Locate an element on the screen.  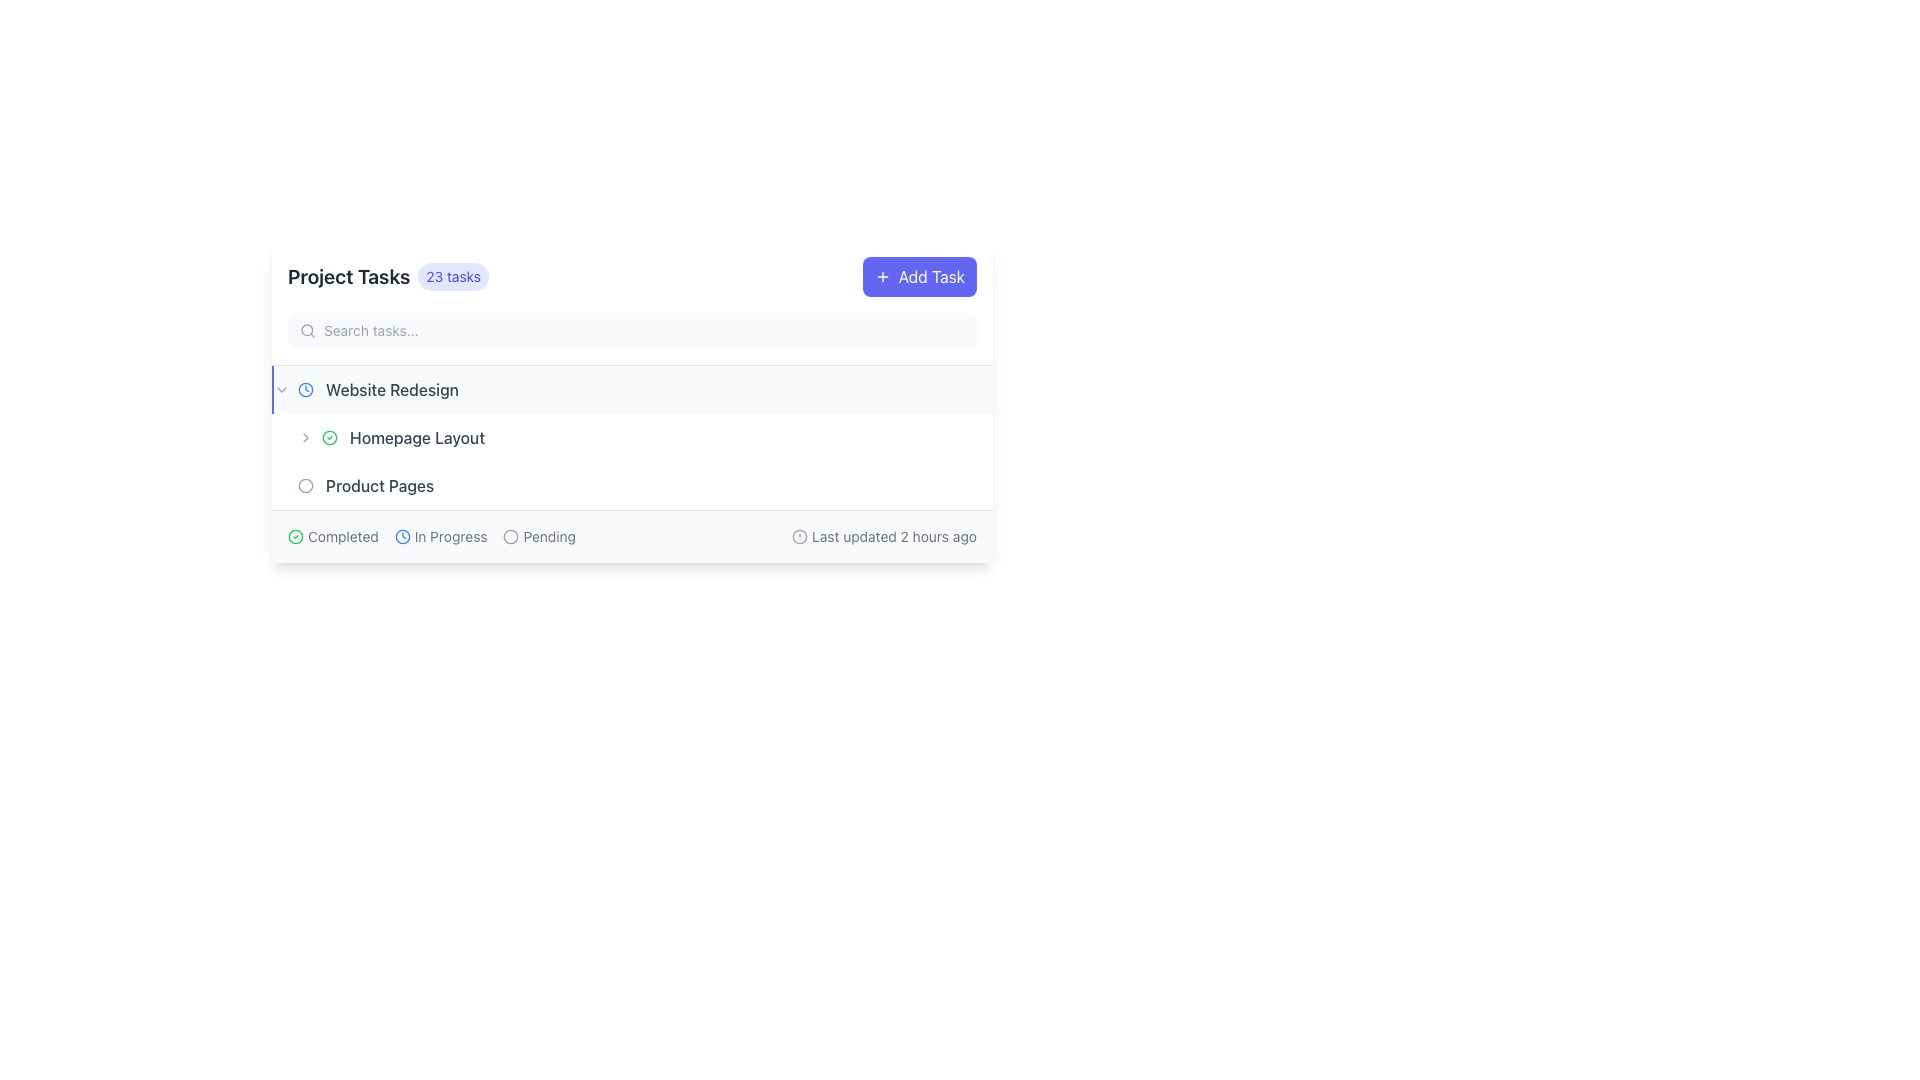
the universal search icon represented by a magnifying glass, which is located inside the search input field before the placeholder text 'Search tasks...' and aligned to the left side under the header 'Project Tasks' is located at coordinates (306, 330).